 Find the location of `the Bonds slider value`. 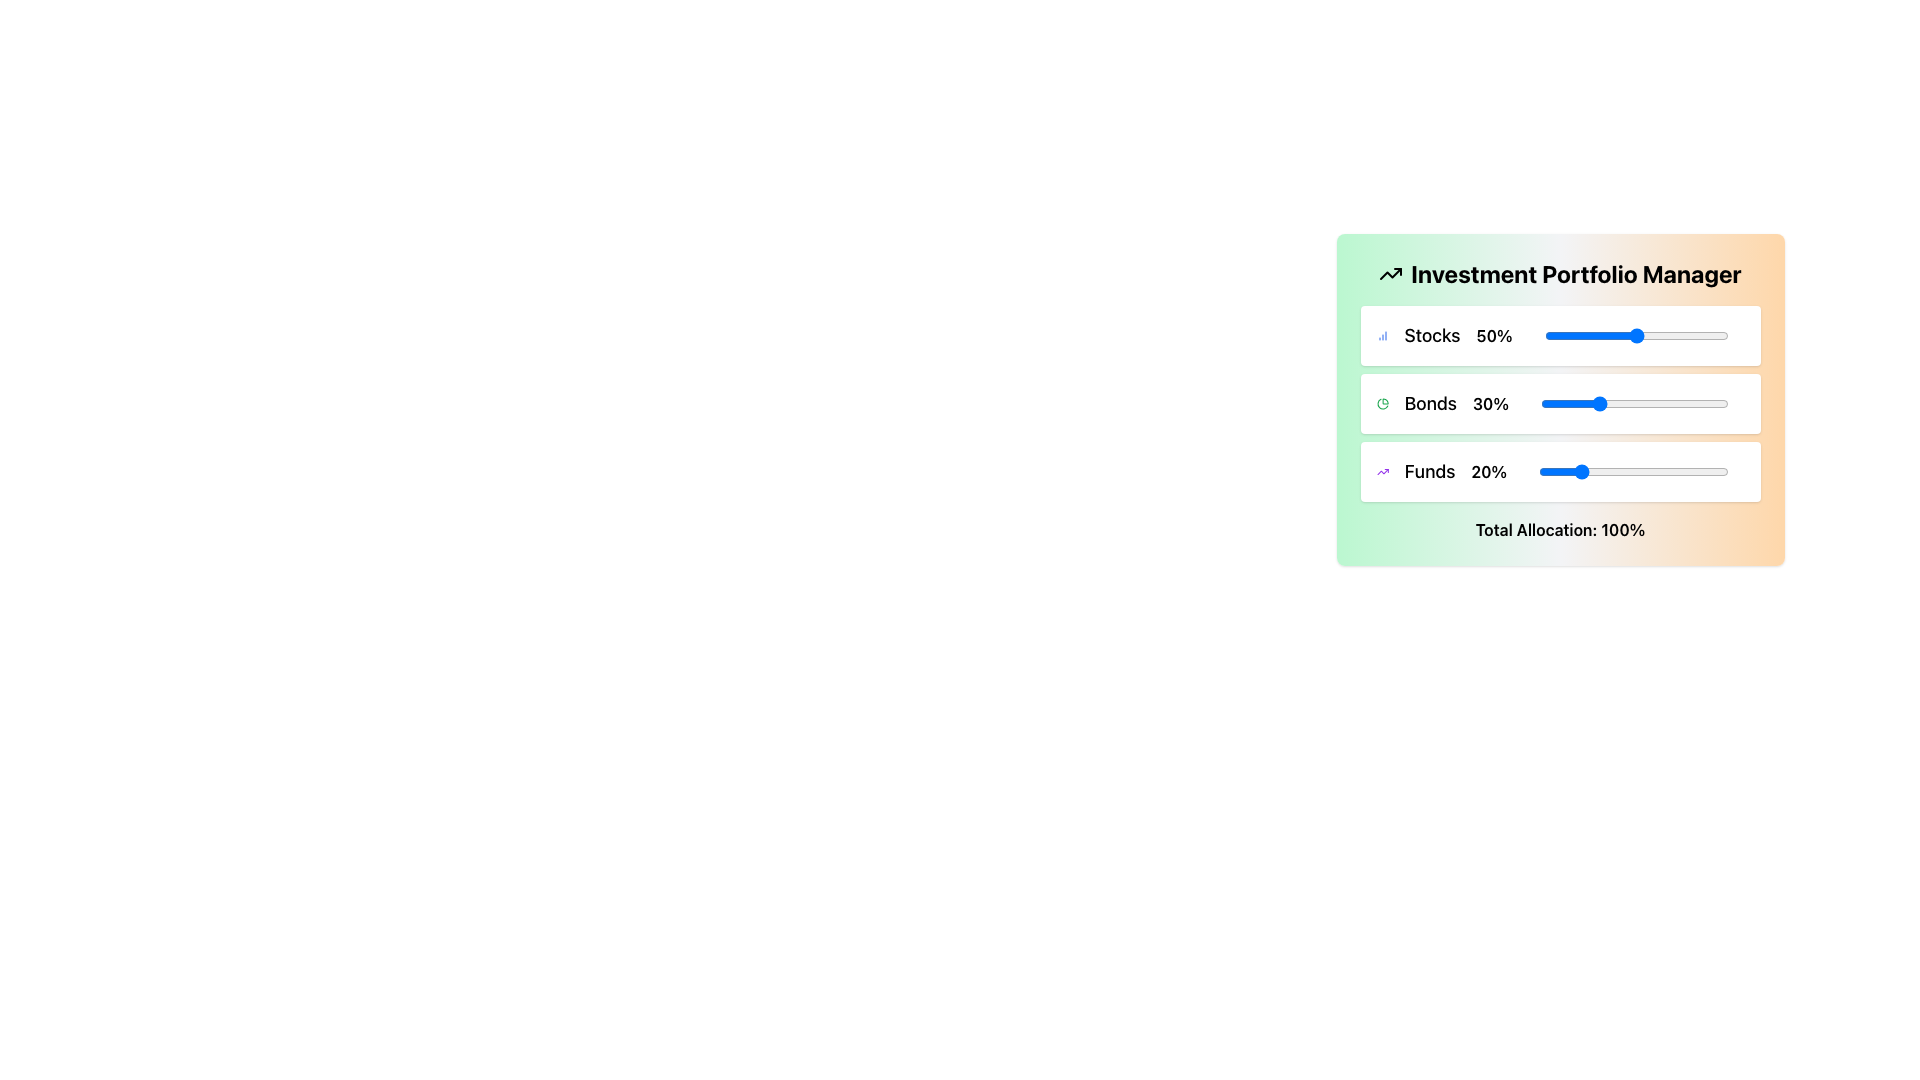

the Bonds slider value is located at coordinates (1647, 404).